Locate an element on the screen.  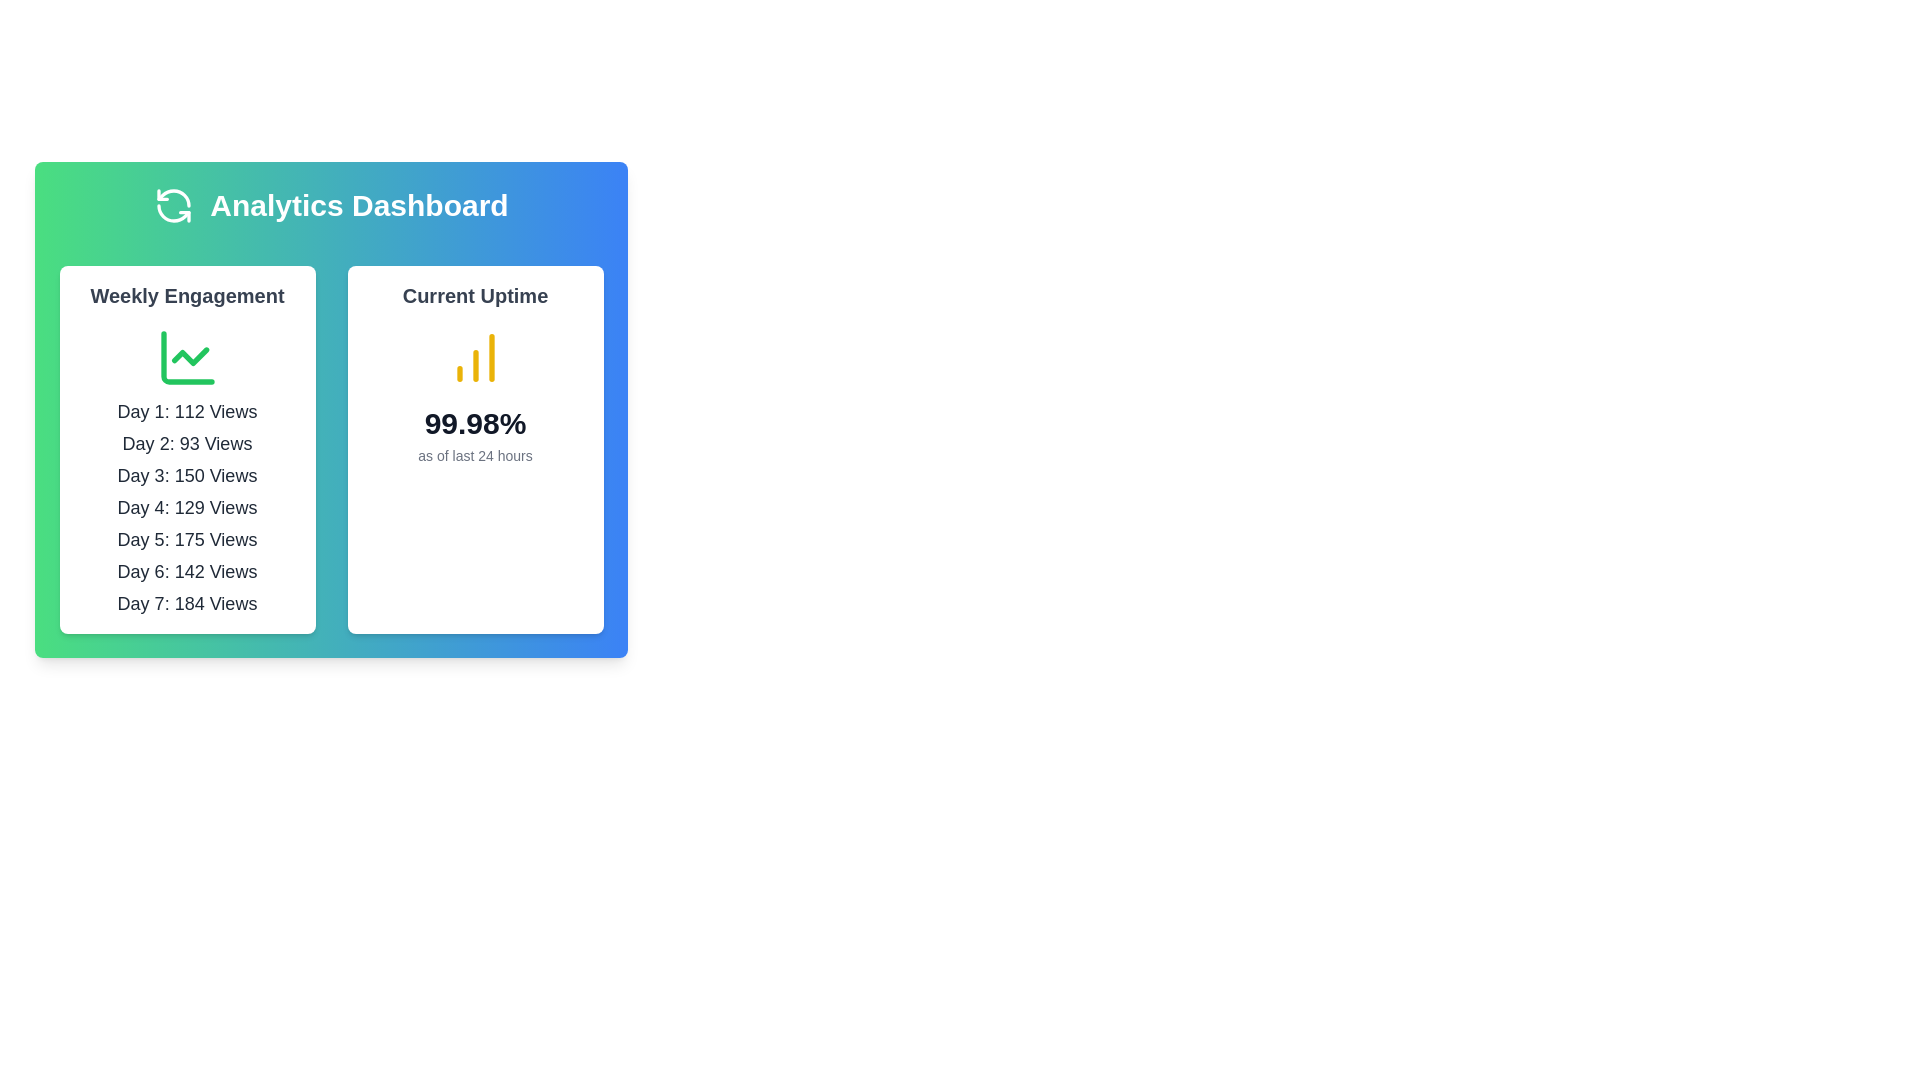
the text label displaying 'Day 1: 112 Views', which is the first item in the 'Weekly Engagement' list is located at coordinates (187, 411).